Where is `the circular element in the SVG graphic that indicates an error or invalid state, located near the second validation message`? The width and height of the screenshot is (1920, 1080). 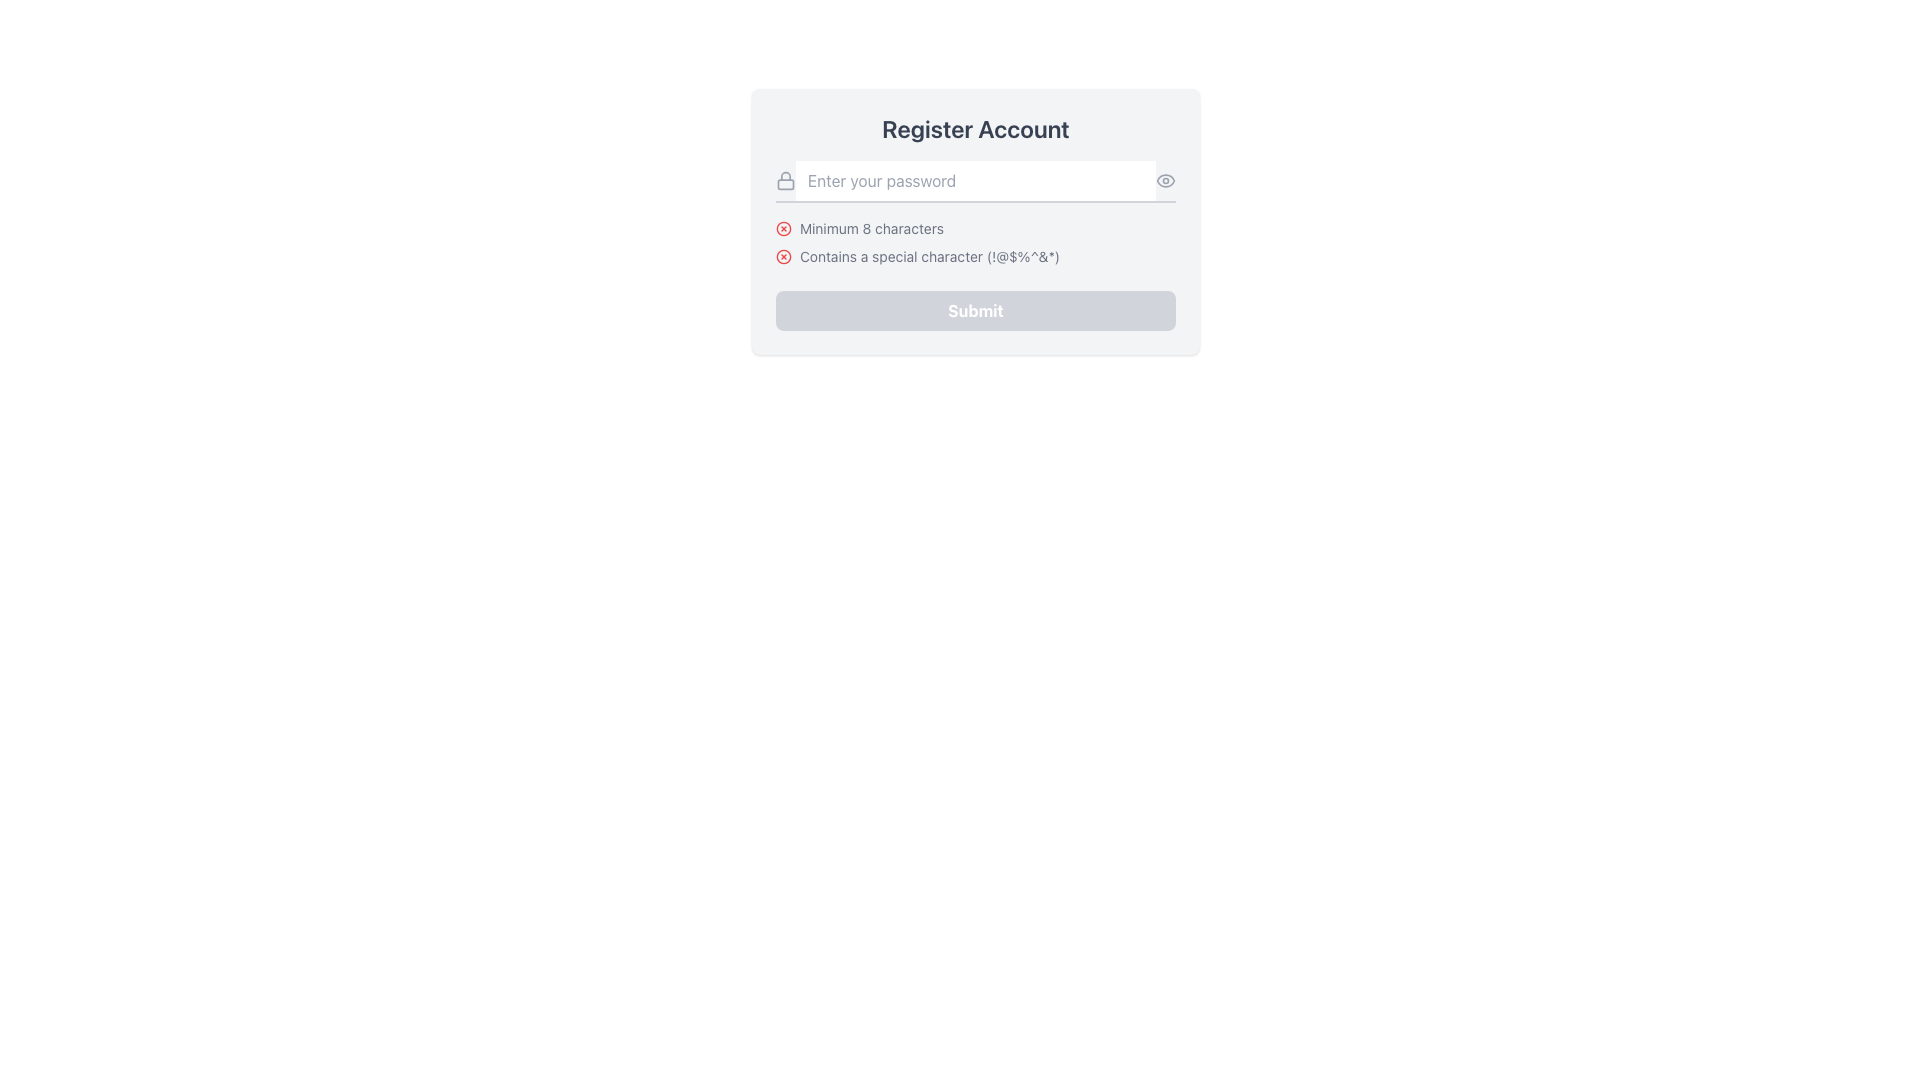
the circular element in the SVG graphic that indicates an error or invalid state, located near the second validation message is located at coordinates (782, 254).